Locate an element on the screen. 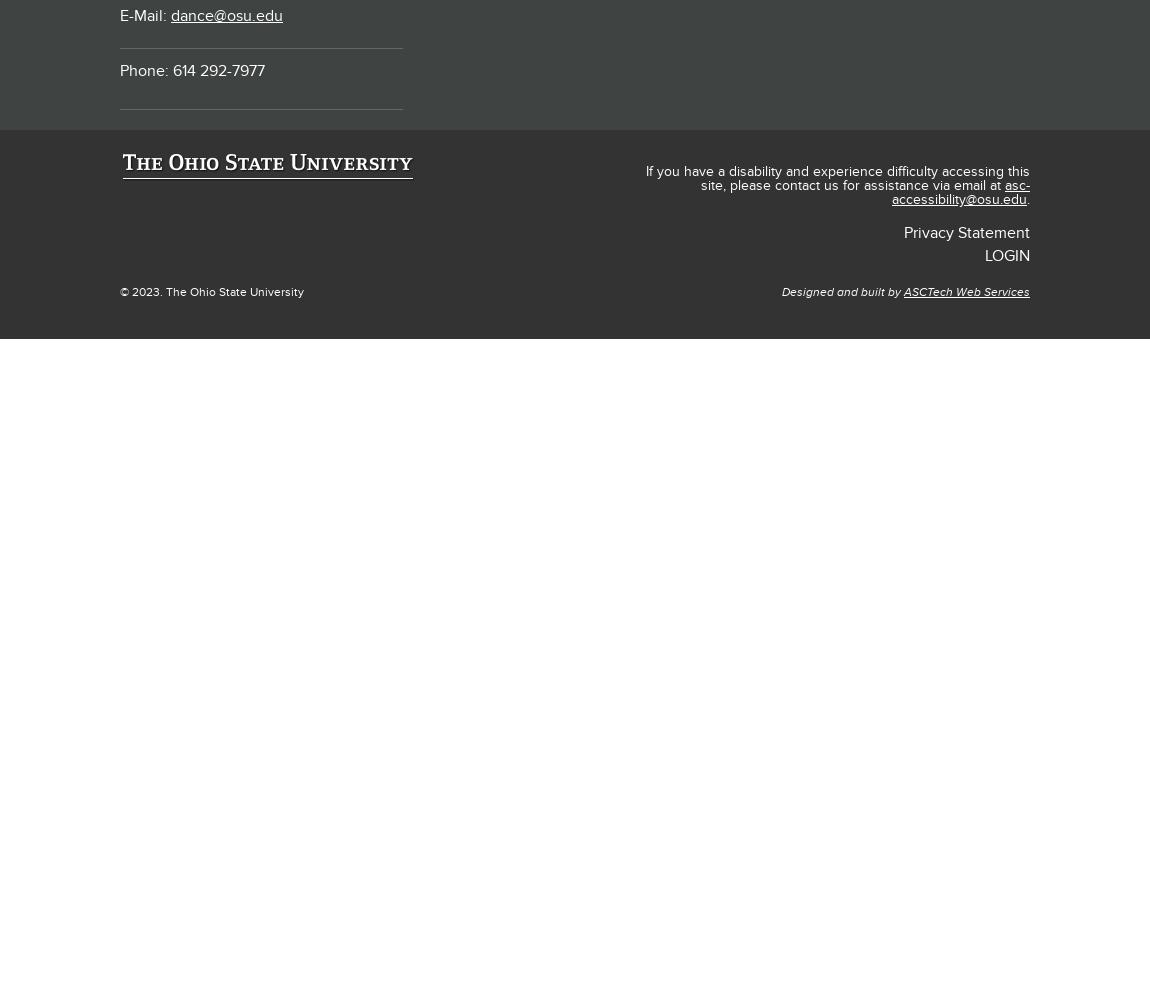 The height and width of the screenshot is (1000, 1150). 'E-Mail:' is located at coordinates (144, 16).